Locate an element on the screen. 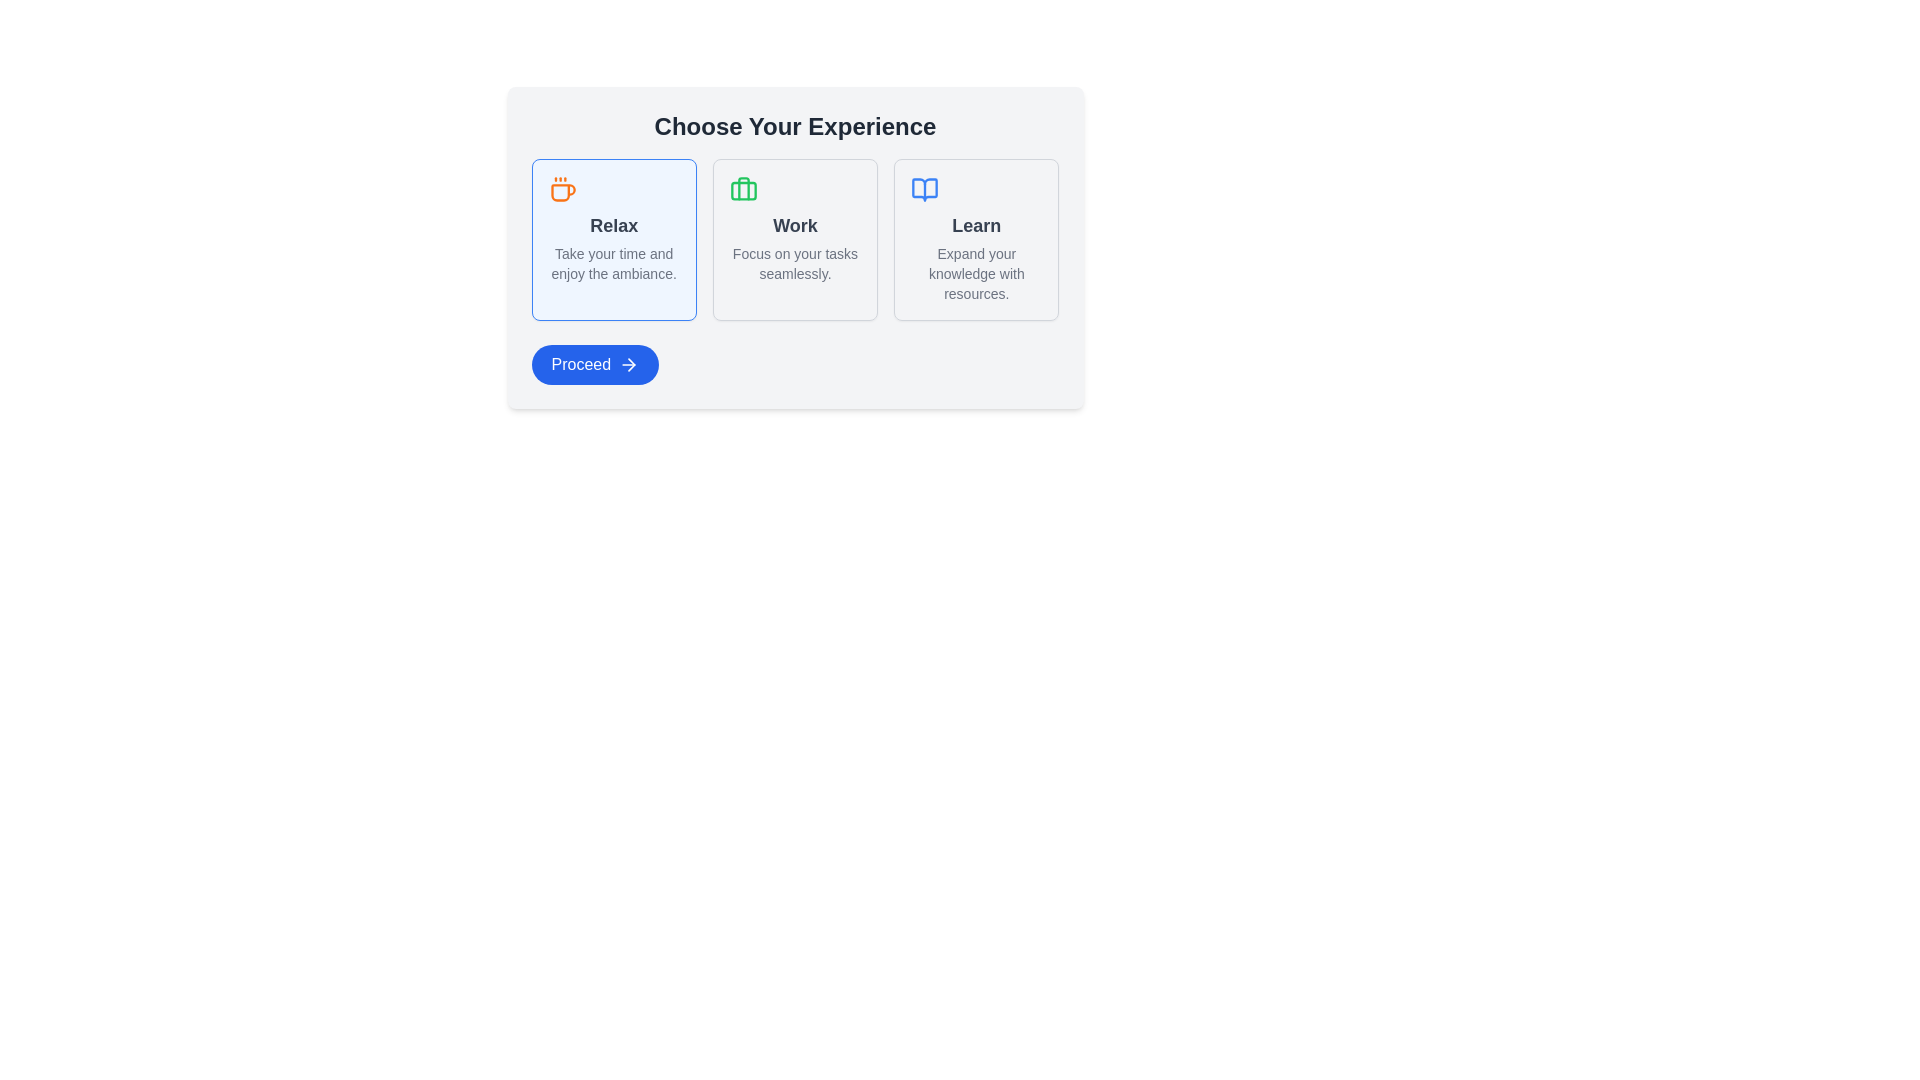 This screenshot has height=1080, width=1920. the descriptive text label located below the 'Learn' heading within the 'Learn' card, which is the third card in a horizontal arrangement of three cards is located at coordinates (976, 273).